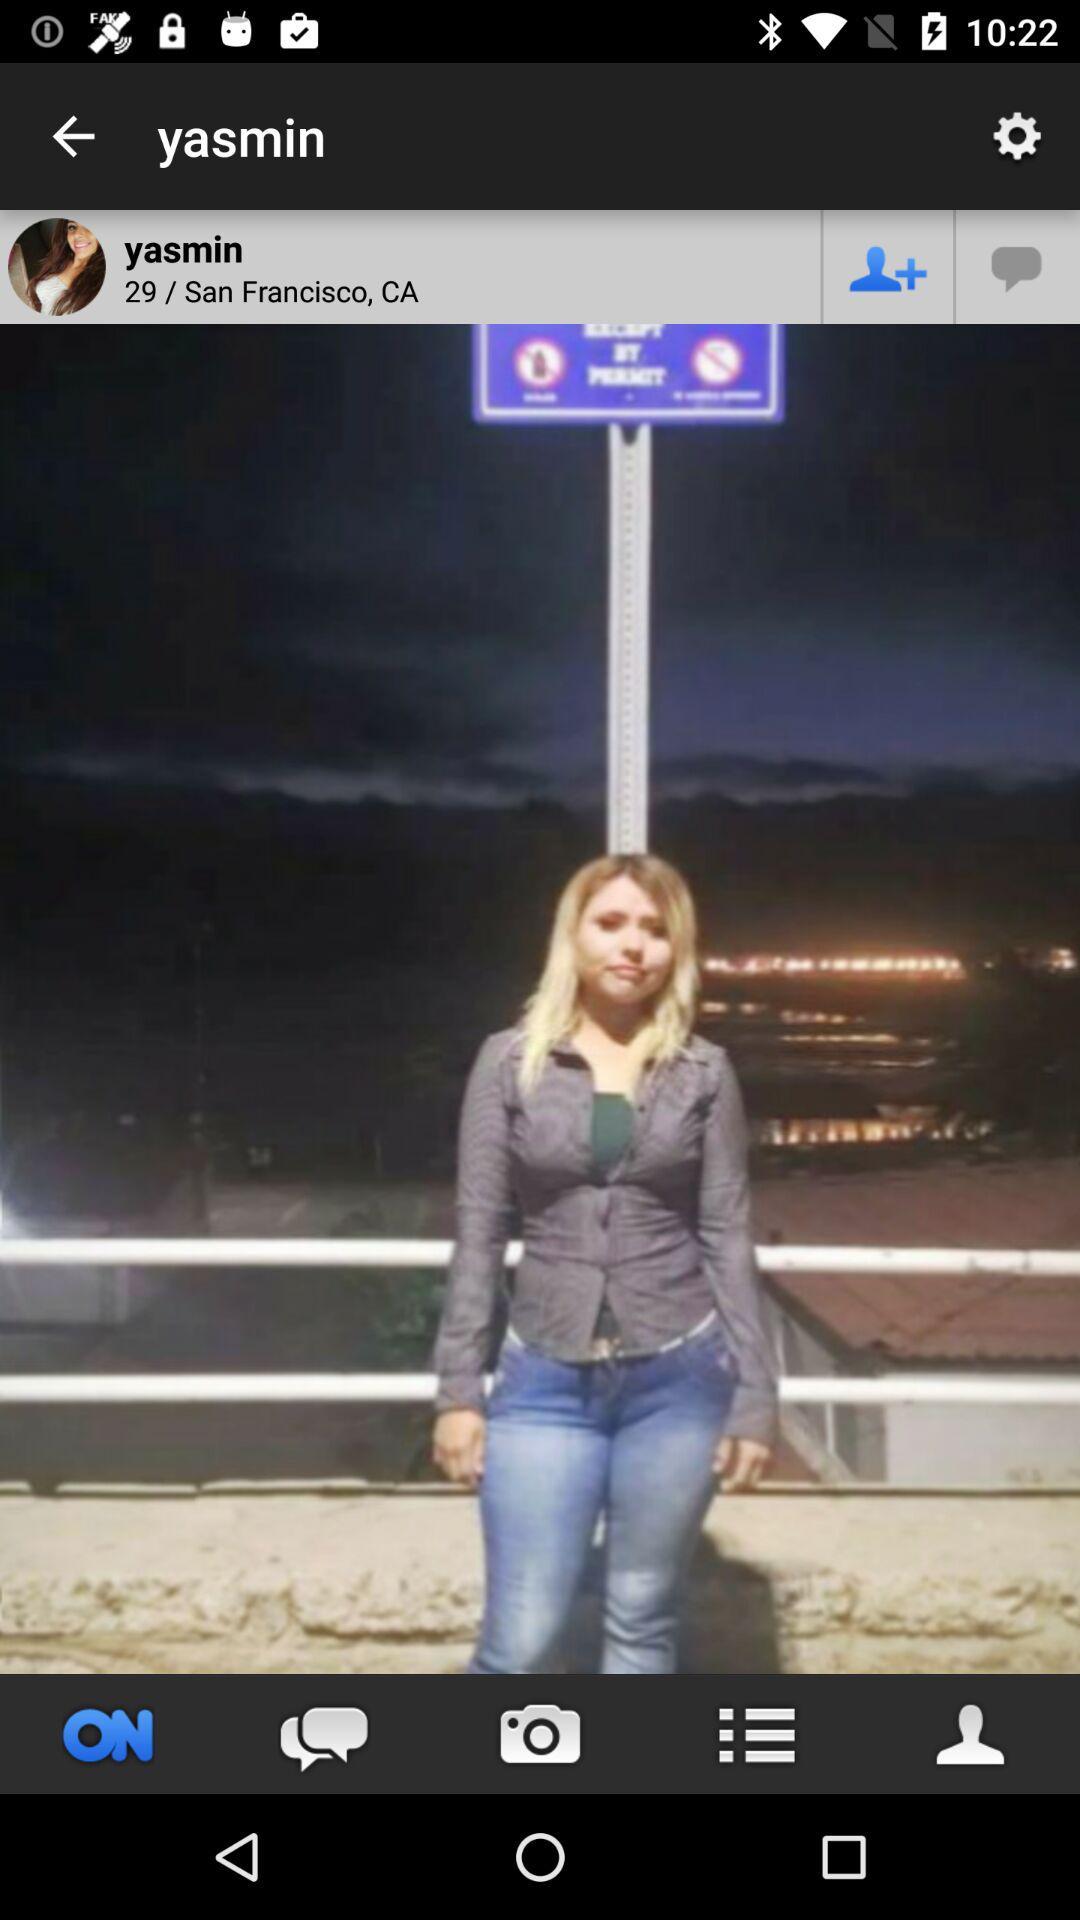  What do you see at coordinates (72, 135) in the screenshot?
I see `item to the left of the yasmin app` at bounding box center [72, 135].